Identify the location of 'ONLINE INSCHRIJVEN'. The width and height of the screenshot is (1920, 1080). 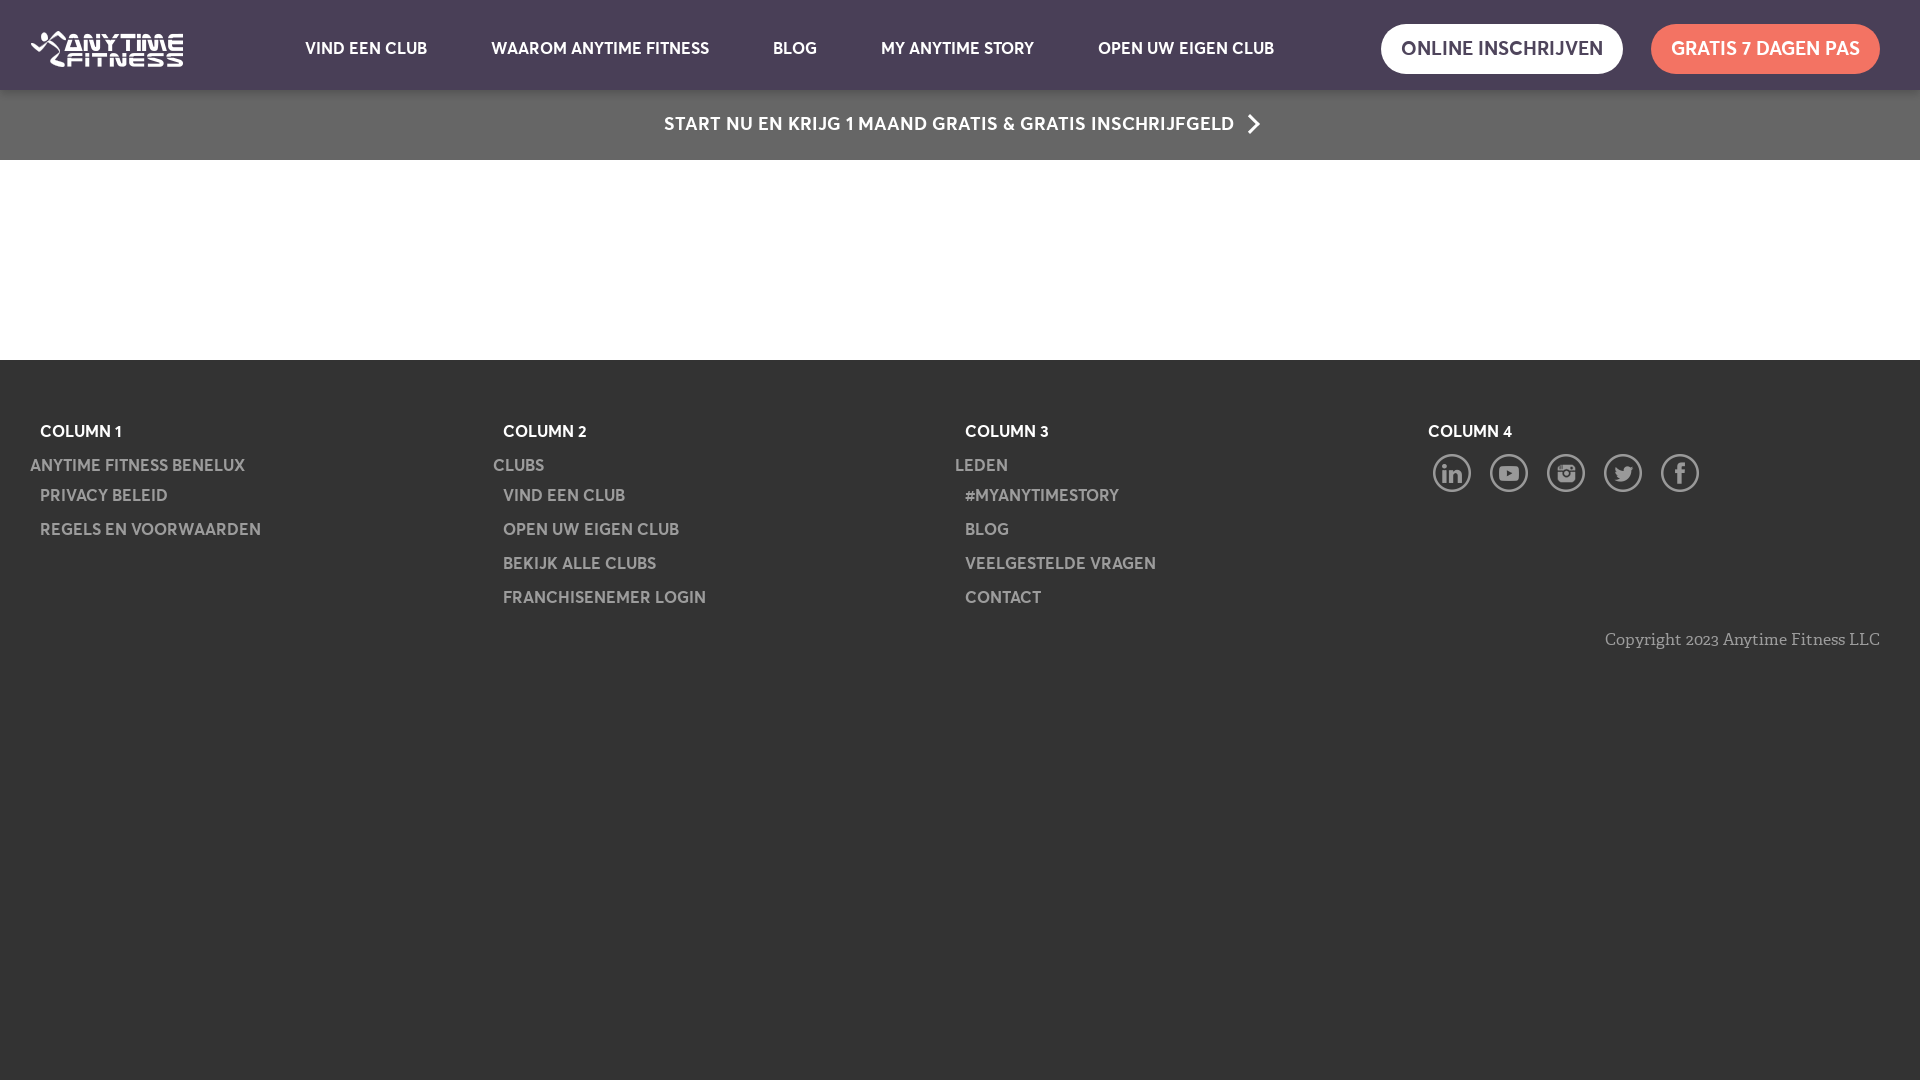
(1502, 48).